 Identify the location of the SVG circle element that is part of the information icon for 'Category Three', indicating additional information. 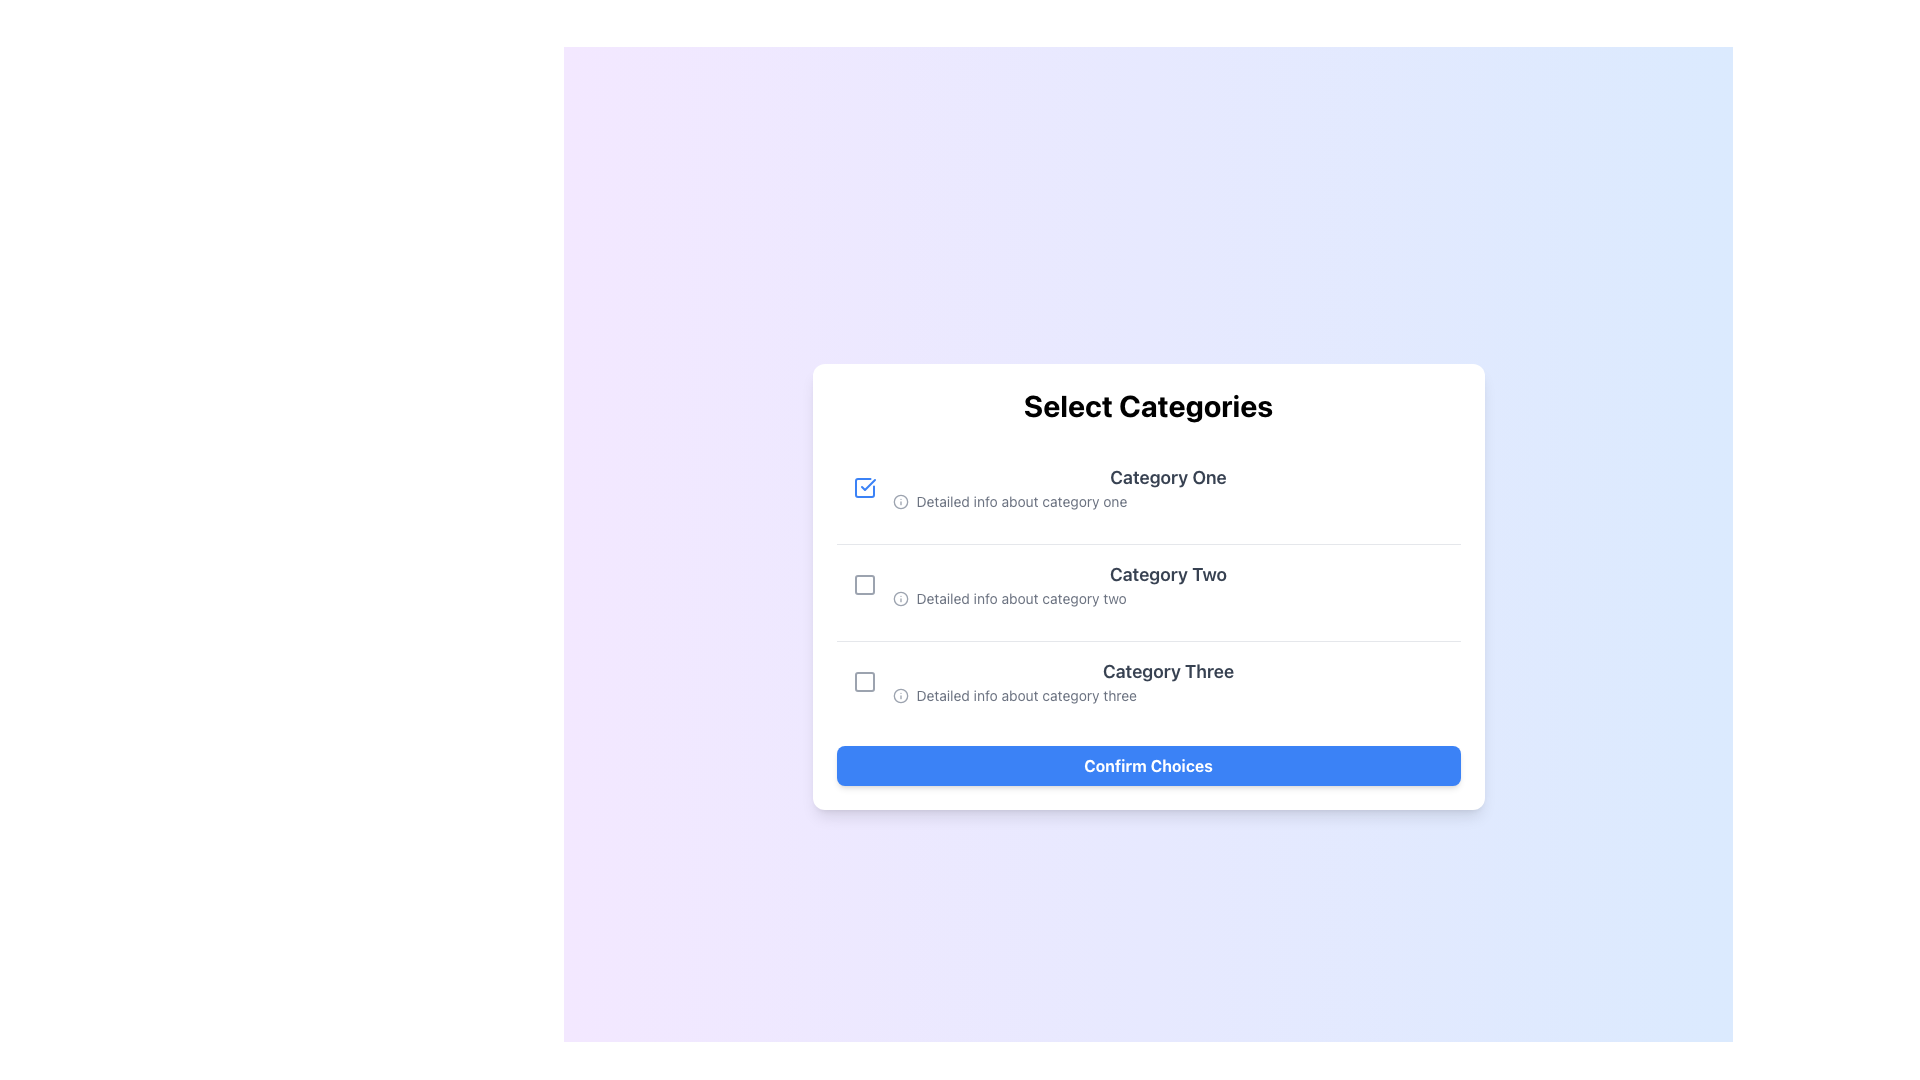
(899, 694).